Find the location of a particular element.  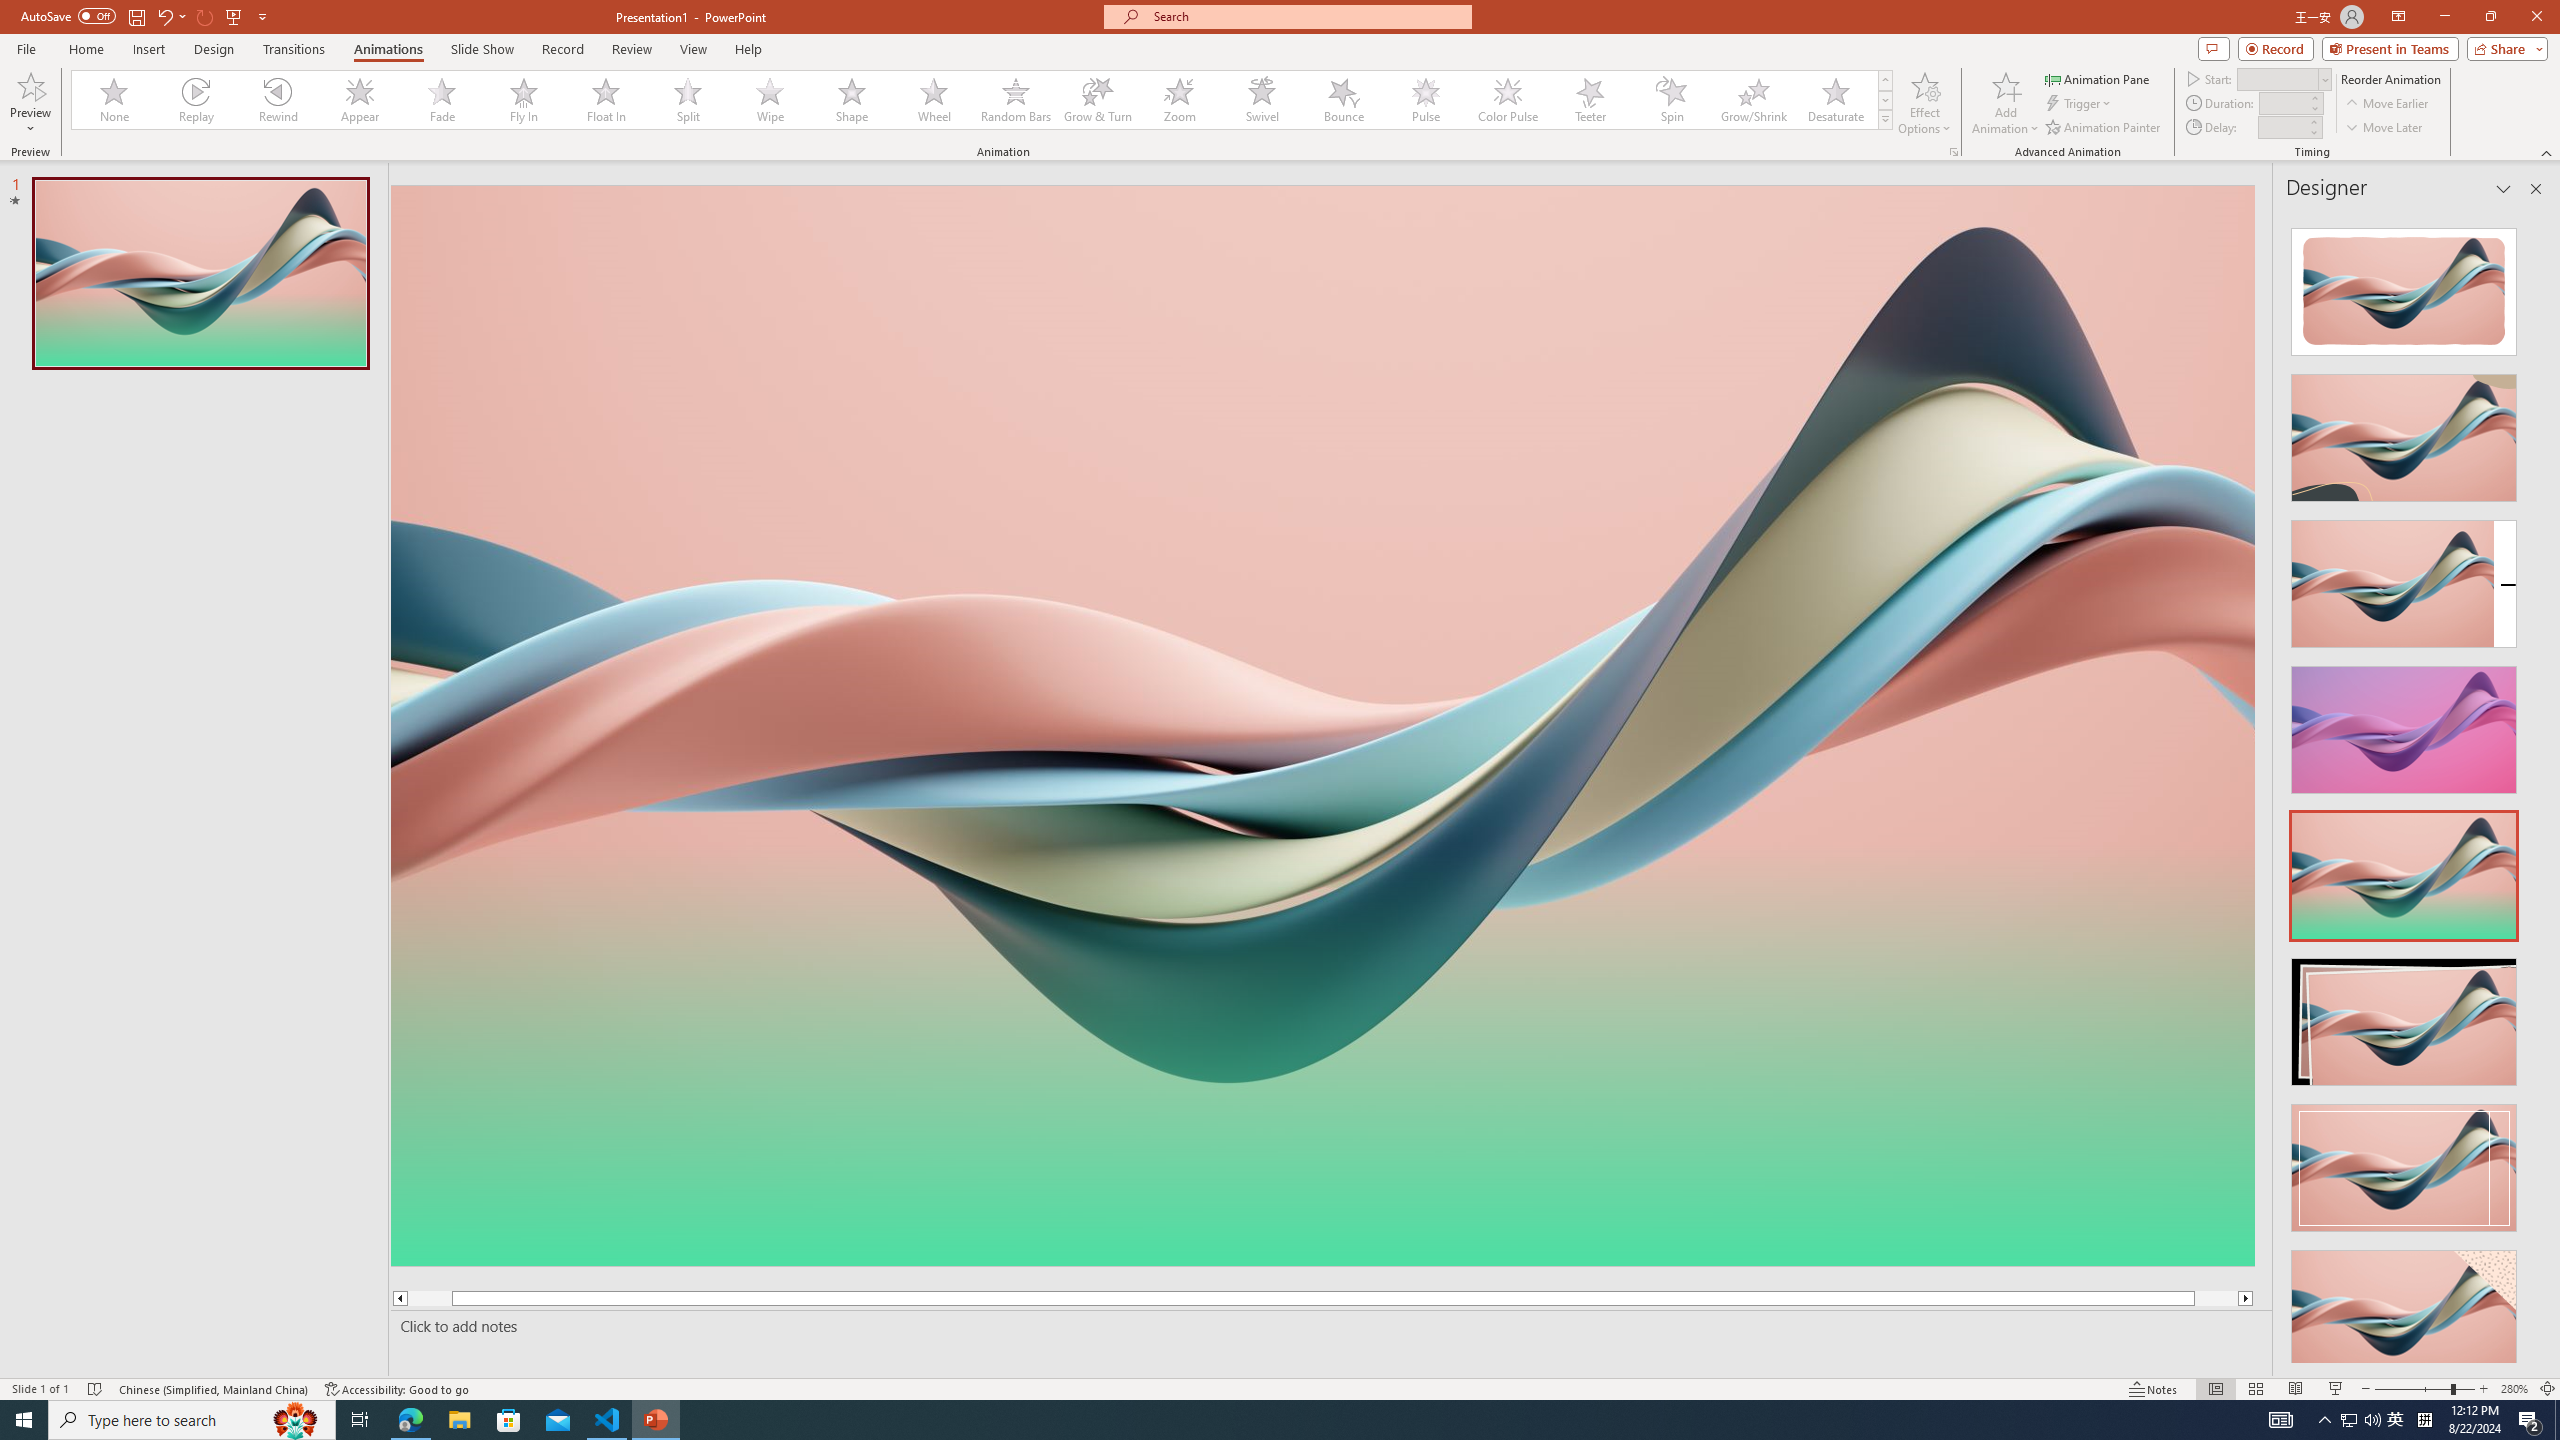

'Wipe' is located at coordinates (770, 99).